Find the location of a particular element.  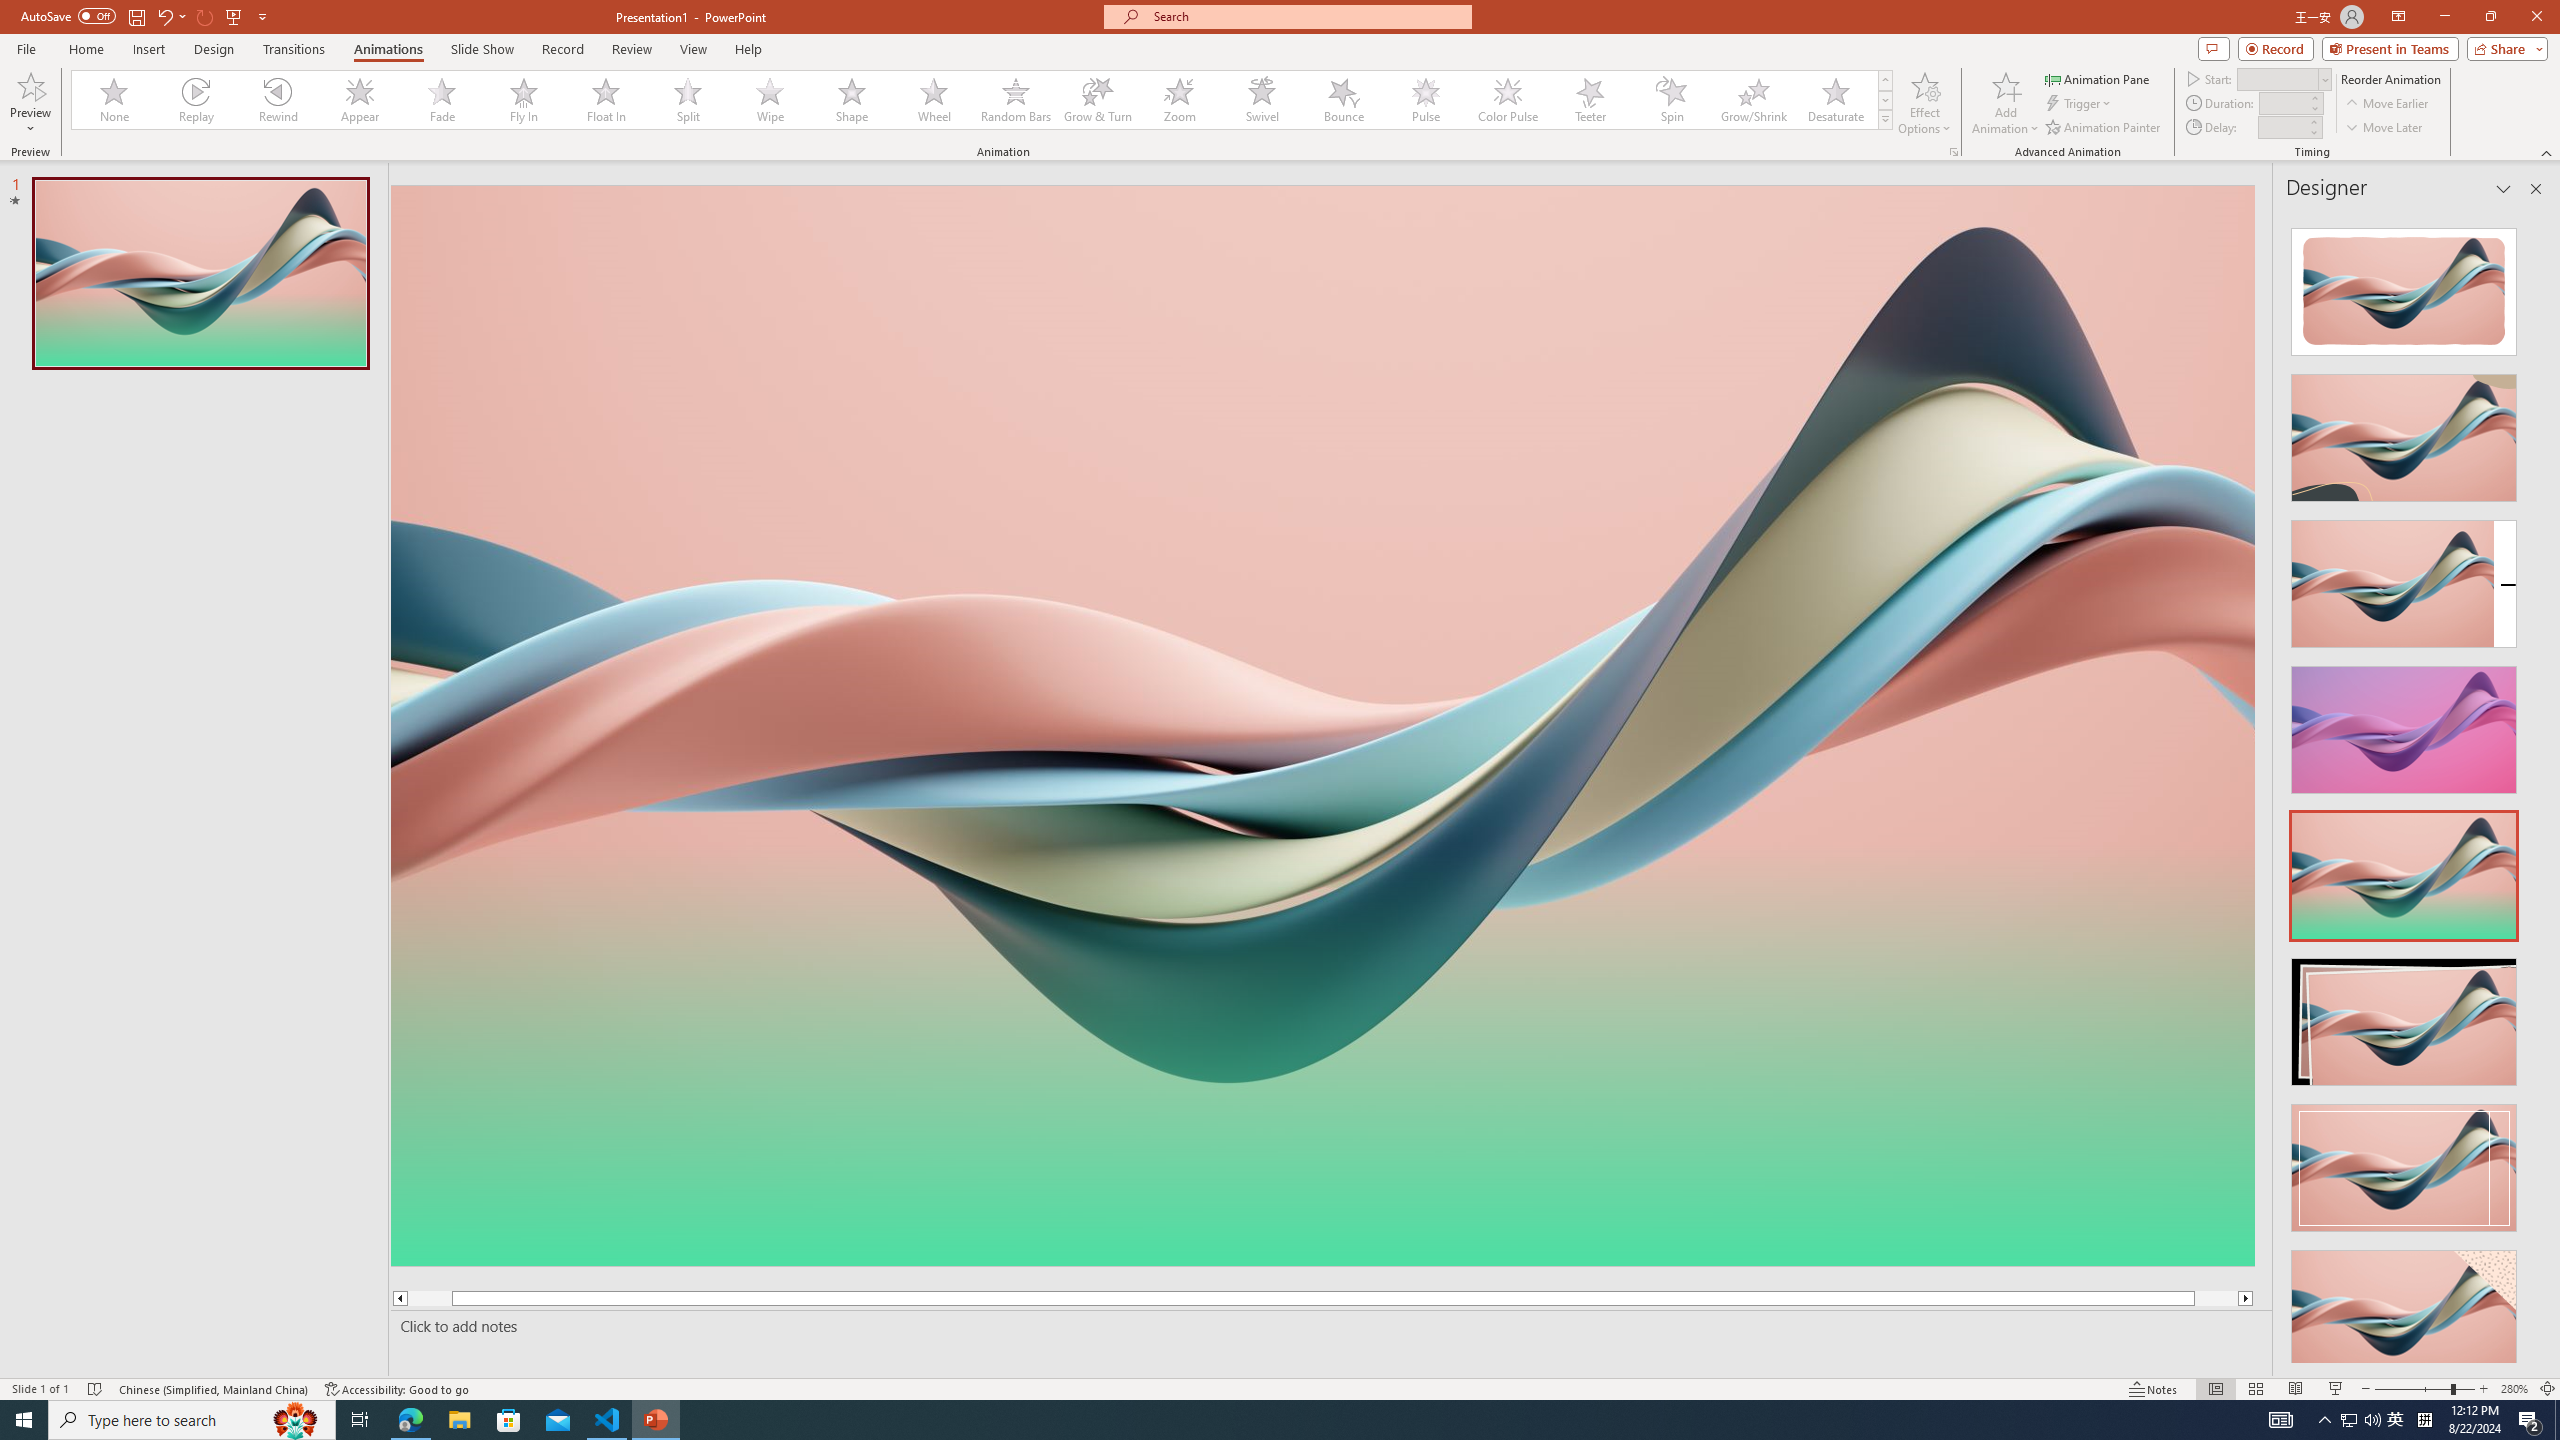

'Wipe' is located at coordinates (770, 99).